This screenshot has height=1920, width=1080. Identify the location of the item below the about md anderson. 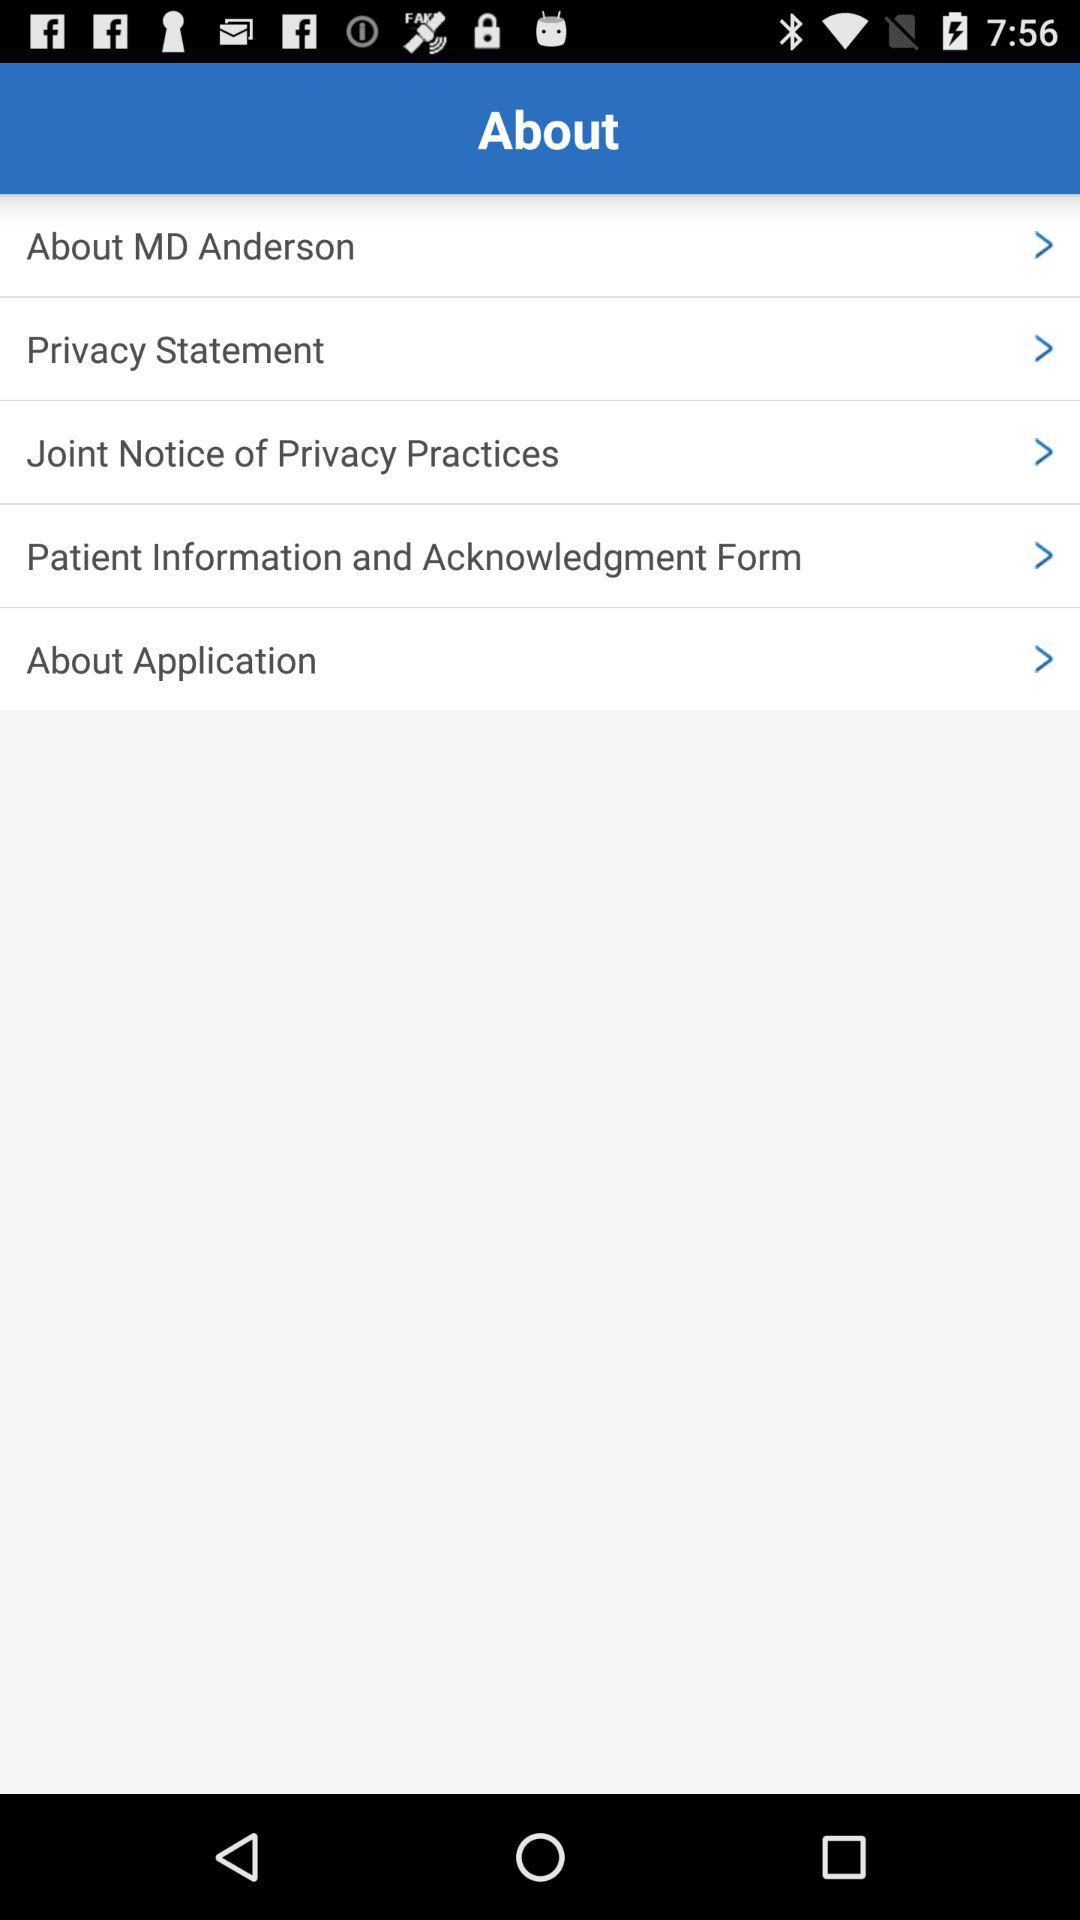
(540, 348).